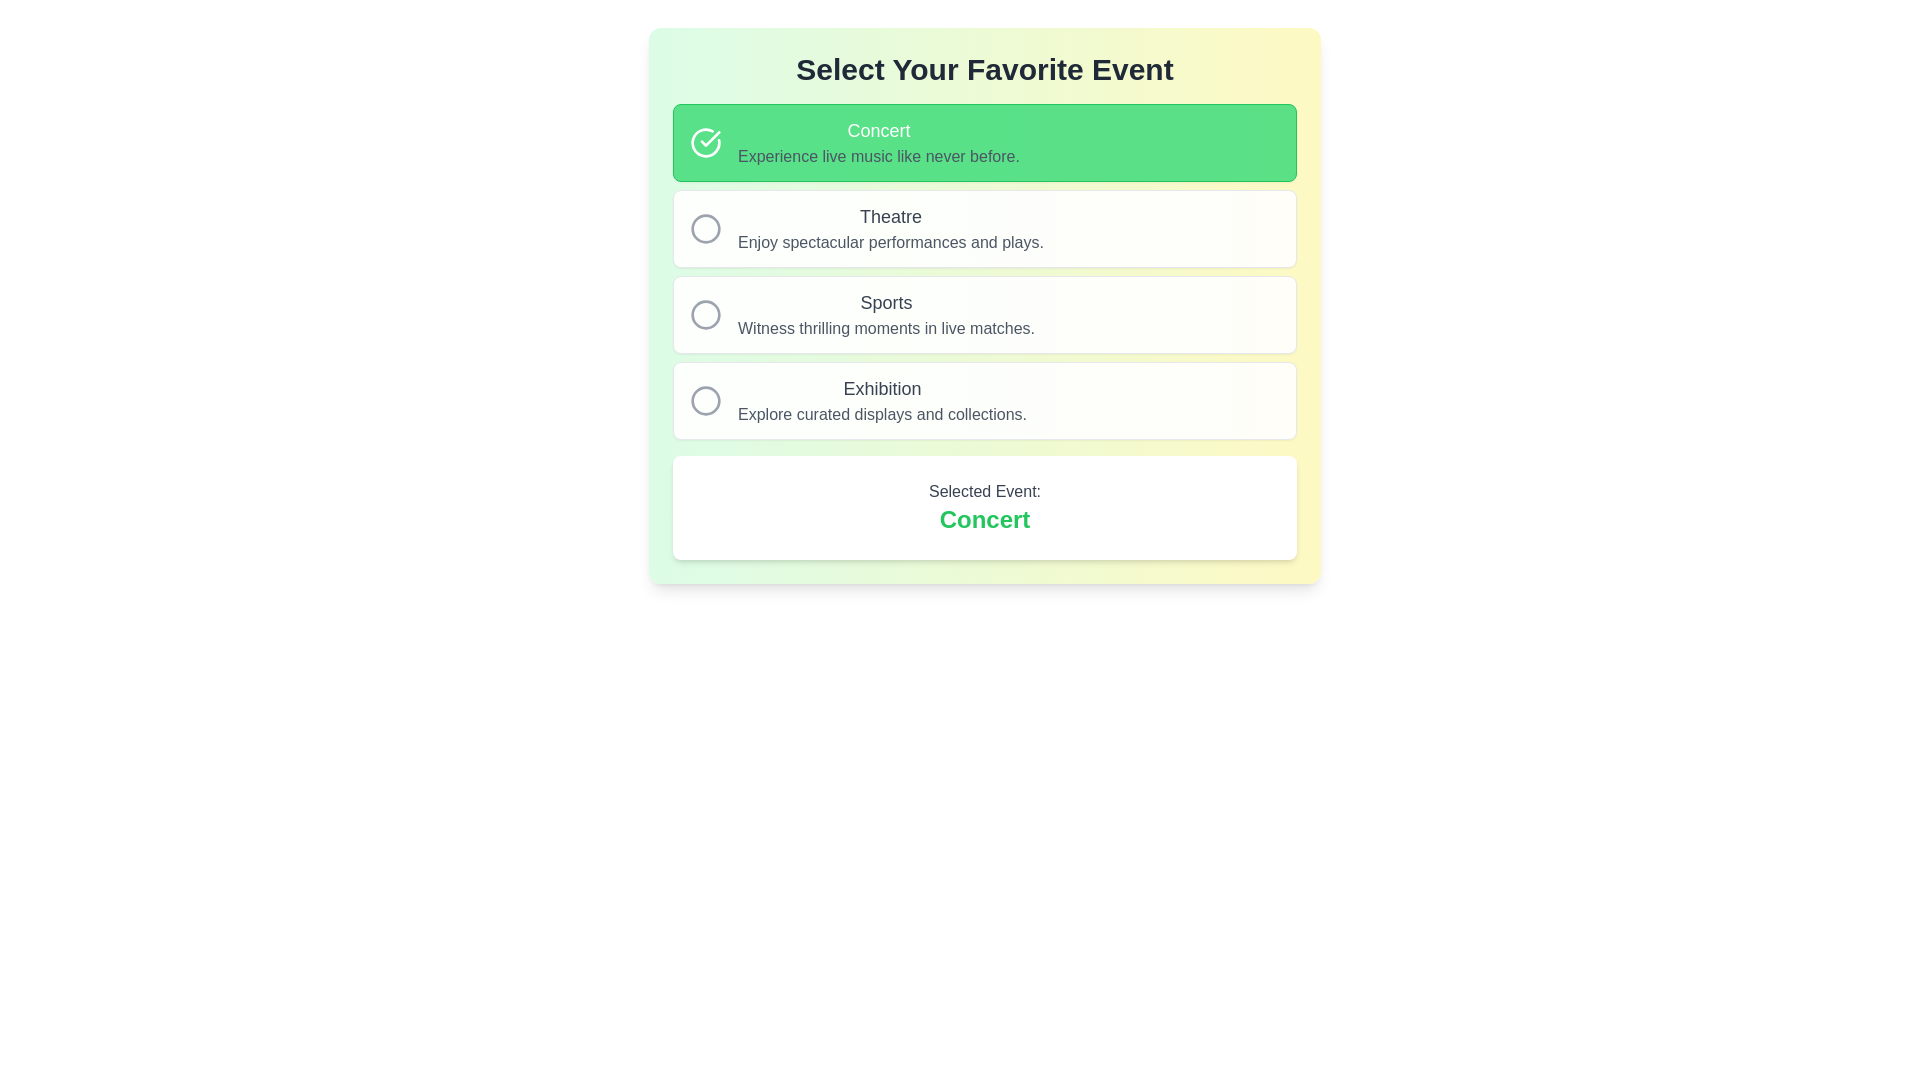 This screenshot has height=1080, width=1920. I want to click on the static text reading 'Experience live music like never before,' which is styled in a smaller gray font and located inside the green rounded rectangle selection box directly below the 'Concert' header, so click(878, 156).